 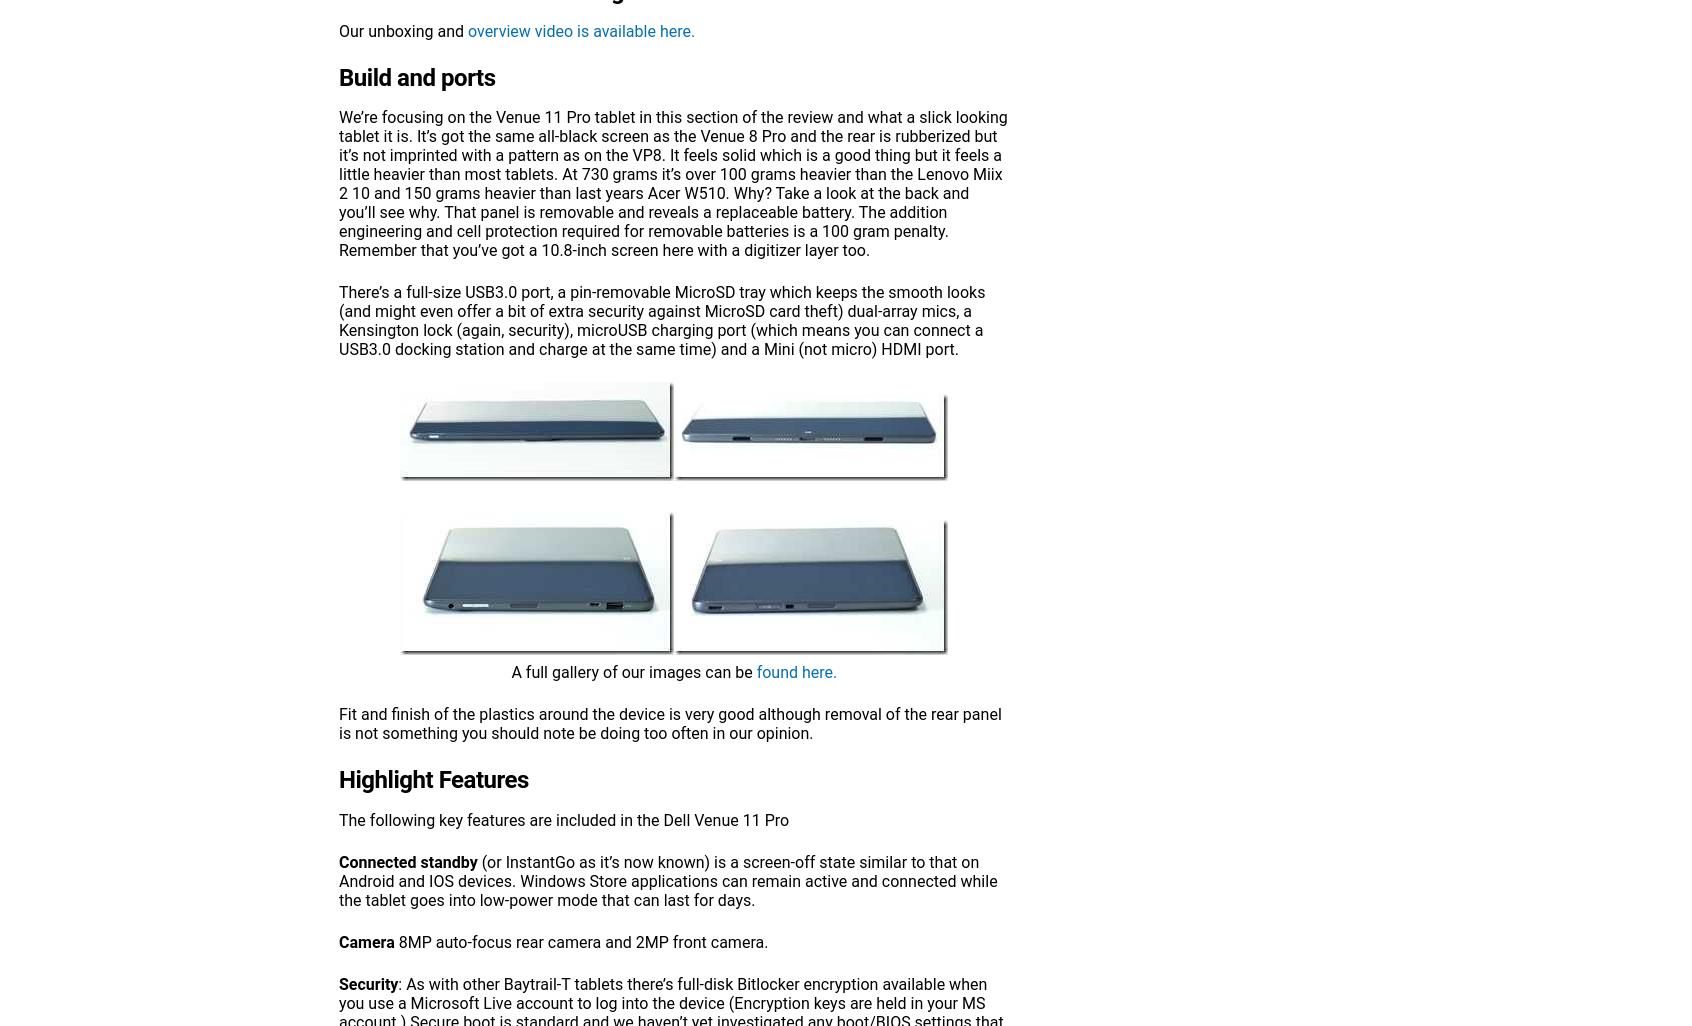 What do you see at coordinates (673, 182) in the screenshot?
I see `'We’re focusing on the Venue 11 Pro tablet in this section of the review and what a slick looking tablet it is. It’s got the same all-black screen as the Venue 8 Pro and the rear is rubberized but it’s not imprinted with a pattern as on the VP8. It feels solid which is a good thing but it feels a little heavier than most tablets. At 730 grams it’s over 100 grams heavier than the Lenovo Miix 2 10 and 150 grams heavier than last years Acer W510. Why? Take a look at the back and you’ll see why. That panel is removable and reveals a replaceable battery. The addition engineering and cell protection required for removable batteries is a 100 gram penalty. Remember that you’ve got a 10.8-inch screen here with a digitizer layer too.'` at bounding box center [673, 182].